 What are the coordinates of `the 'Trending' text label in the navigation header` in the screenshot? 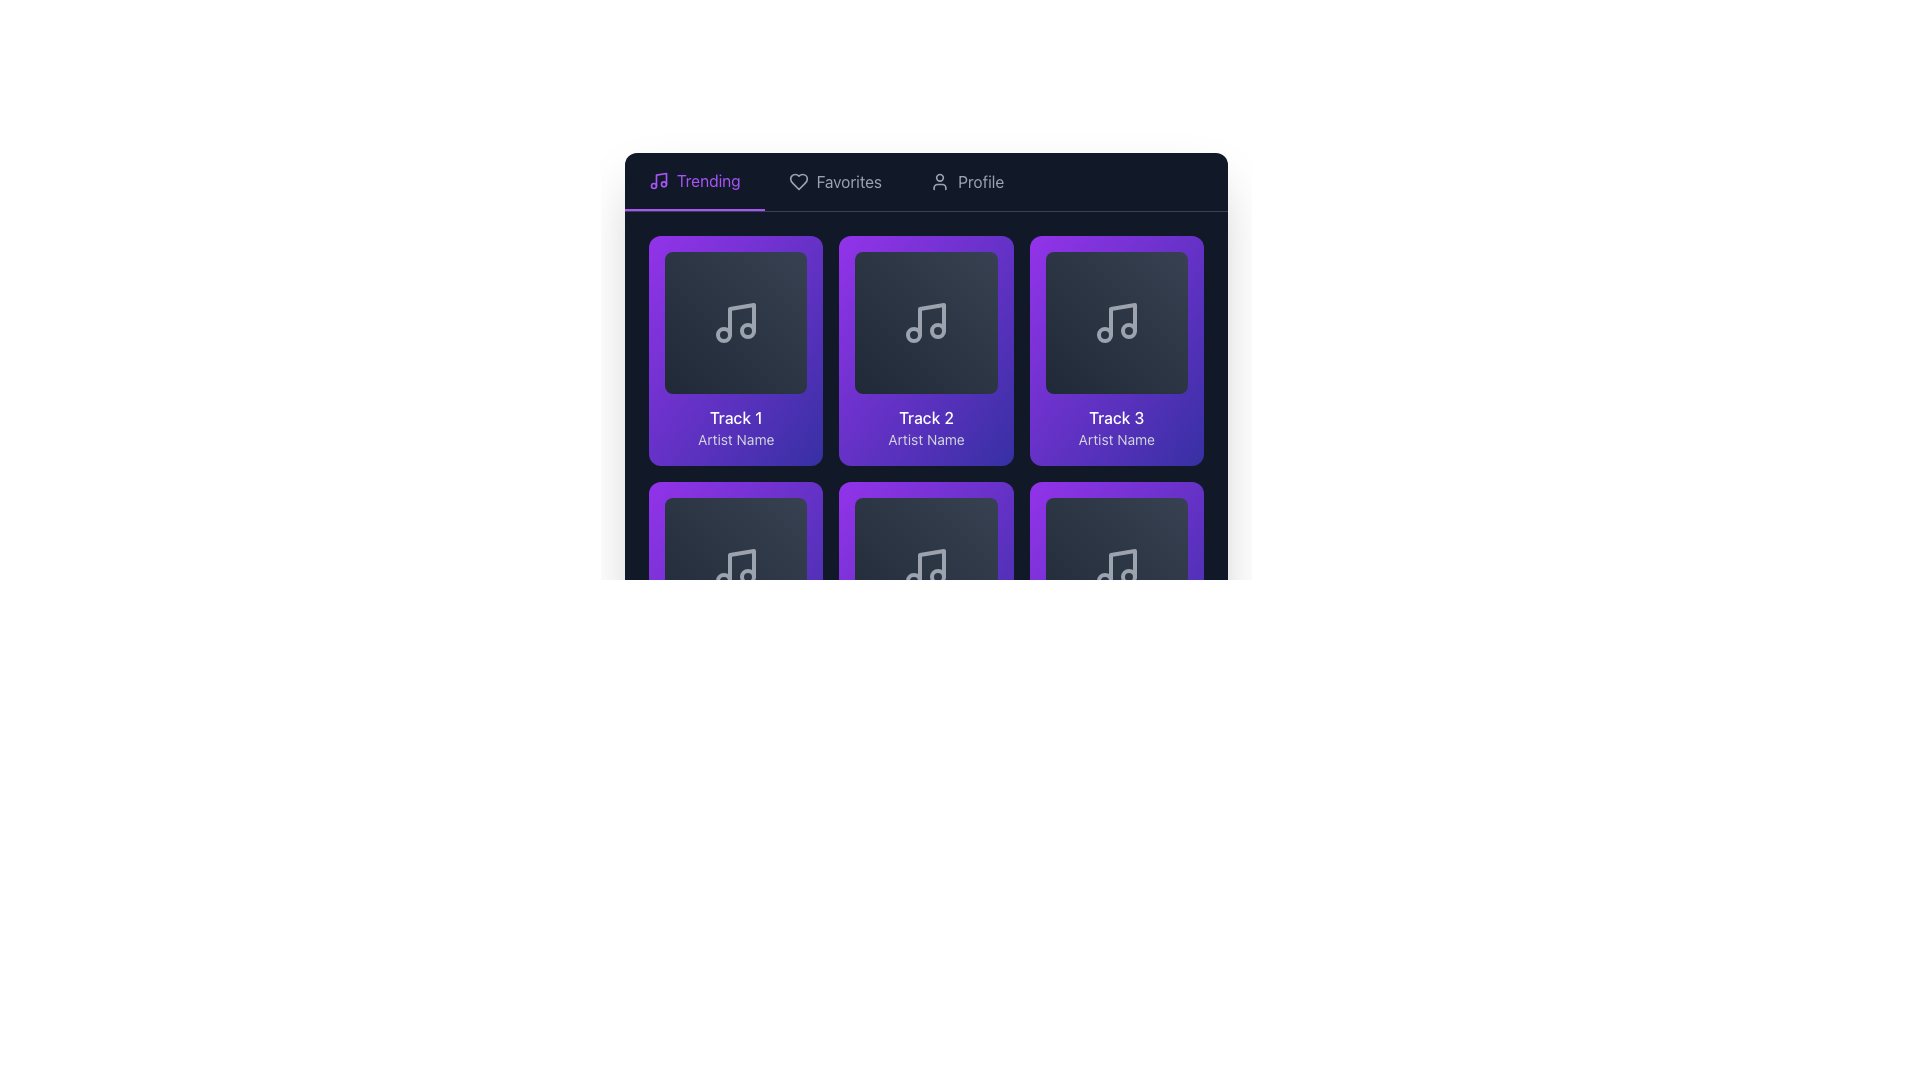 It's located at (708, 181).